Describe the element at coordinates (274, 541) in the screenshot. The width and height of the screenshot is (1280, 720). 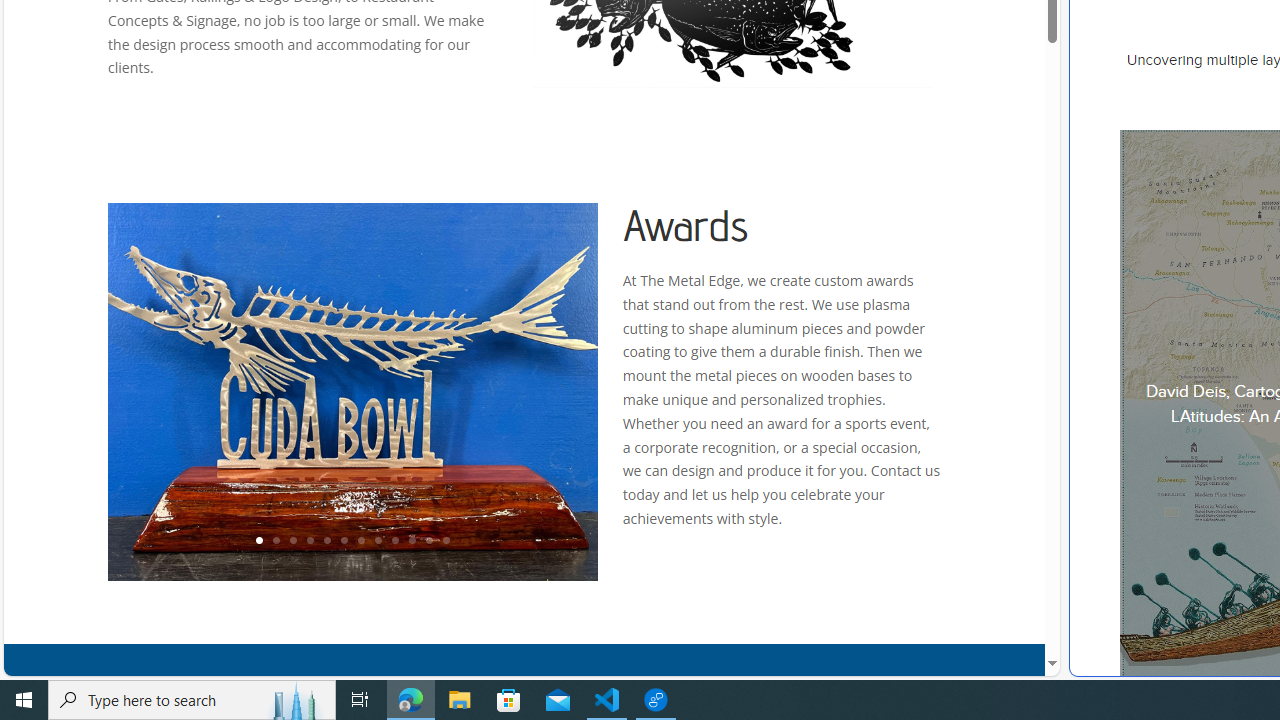
I see `'2'` at that location.